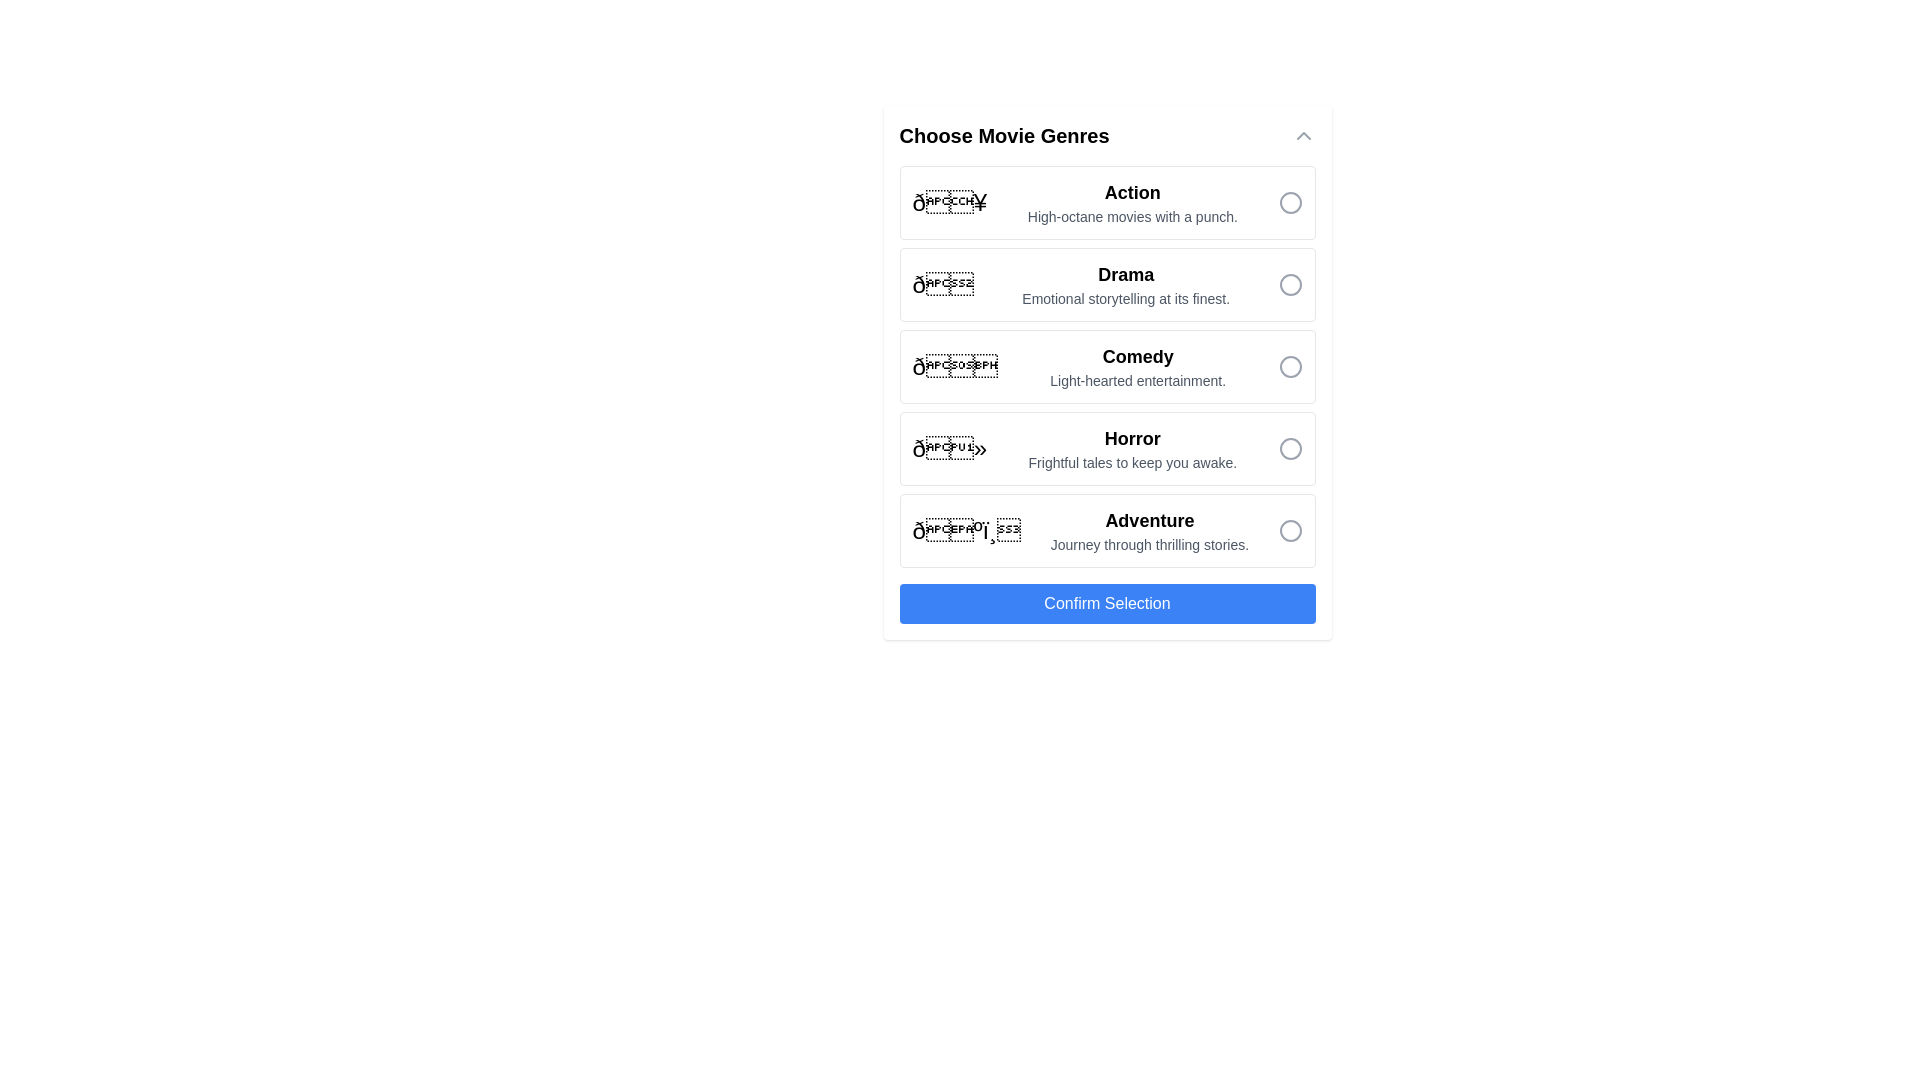  Describe the element at coordinates (1290, 366) in the screenshot. I see `the radio button located in the third row of the genre list` at that location.